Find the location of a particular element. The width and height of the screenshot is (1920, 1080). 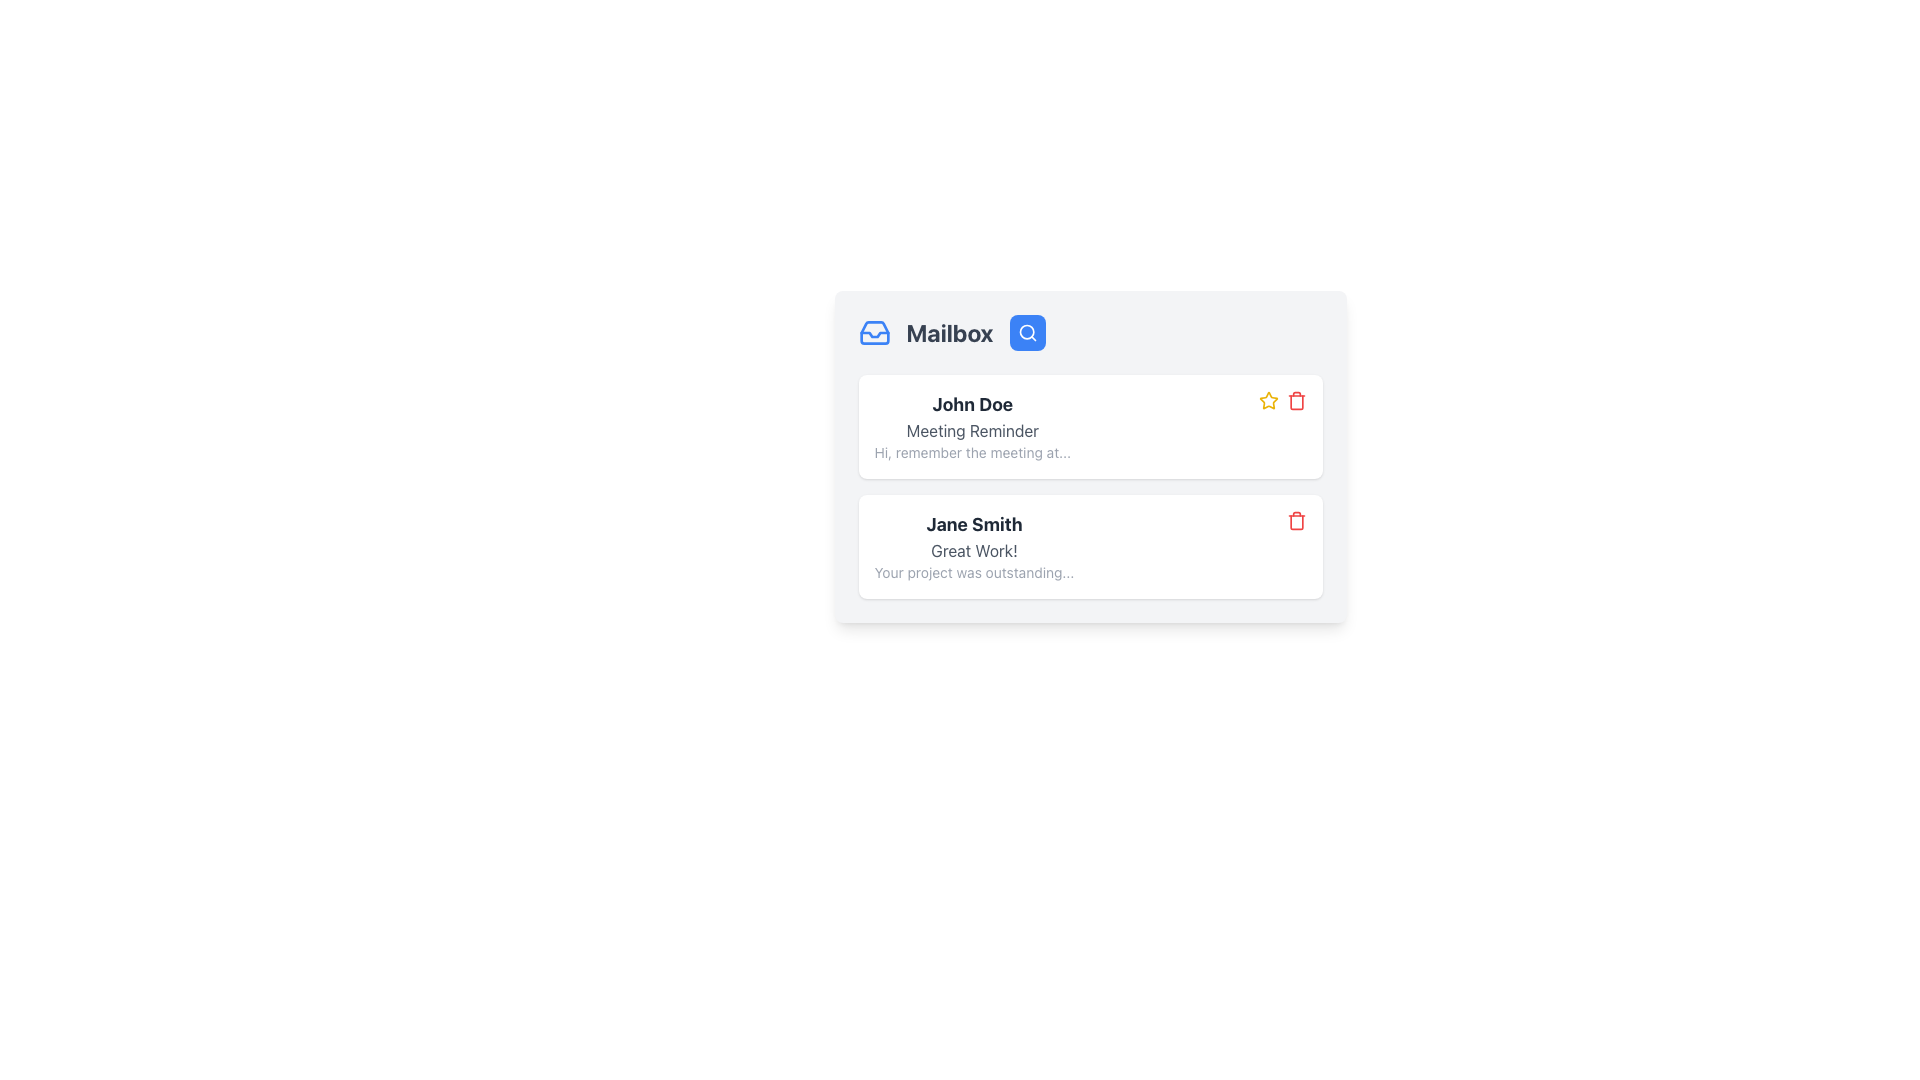

the static text that serves as a subtitle for the message preview, located directly below the title 'John Doe' and above the description 'Hi, remember the meeting at...' is located at coordinates (972, 430).